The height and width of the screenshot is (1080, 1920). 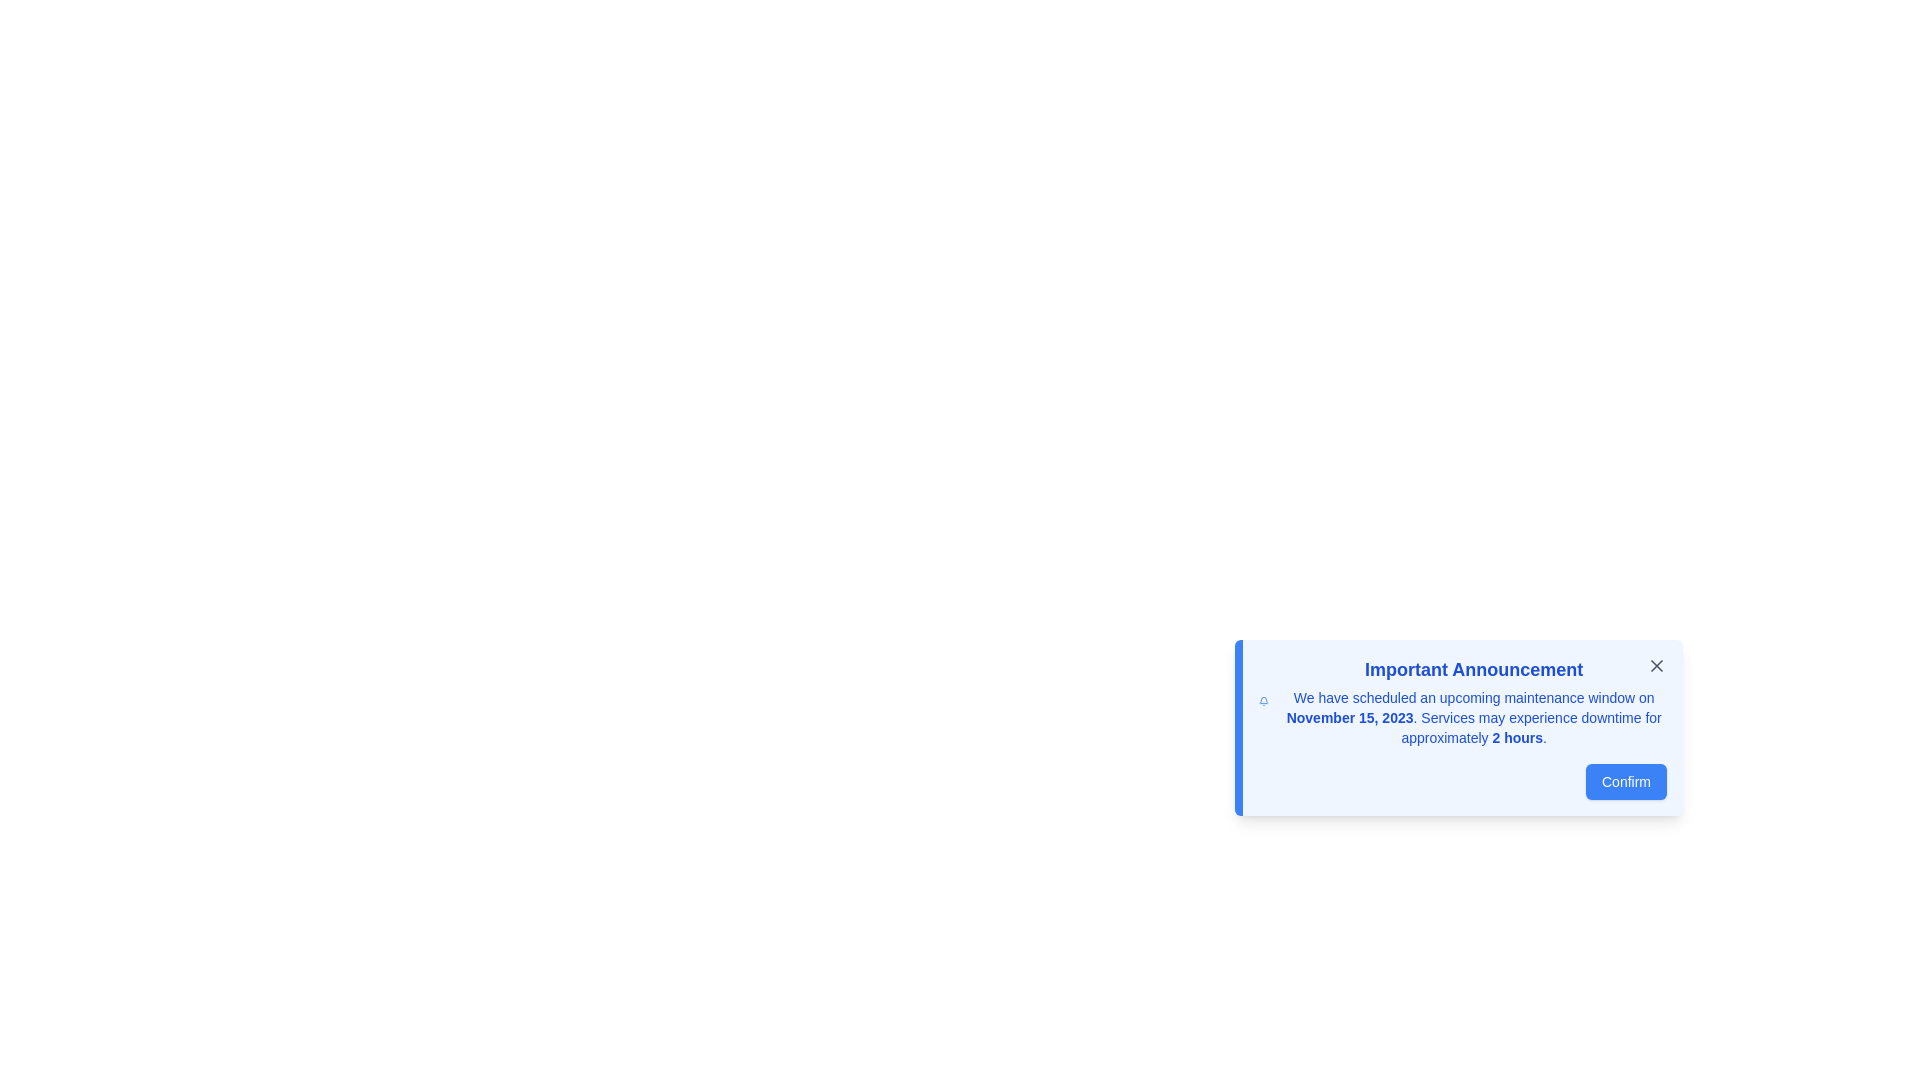 I want to click on the static text block that contains the announcement with the date 'November 15, 2023' and duration '2 hours', located below the heading 'Important Announcement', so click(x=1474, y=716).